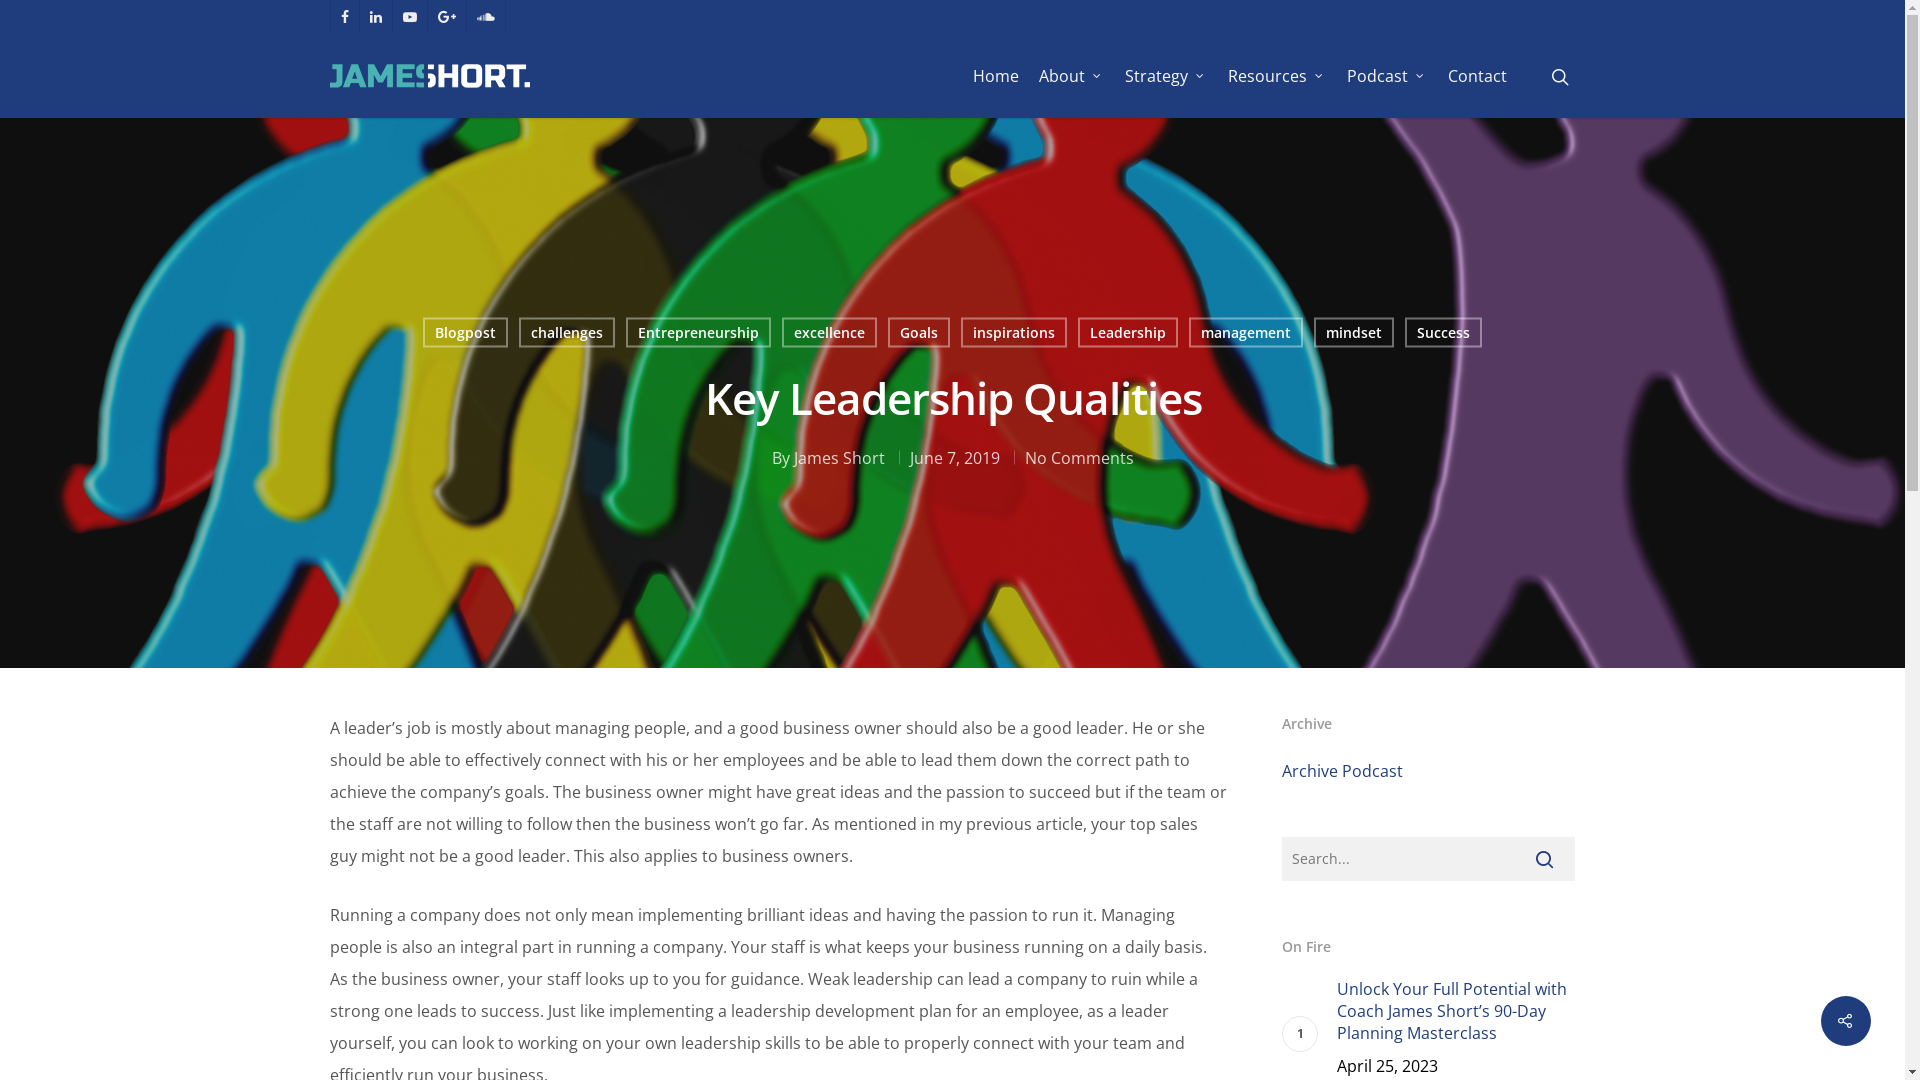 This screenshot has height=1080, width=1920. I want to click on 'Podcast', so click(1386, 75).